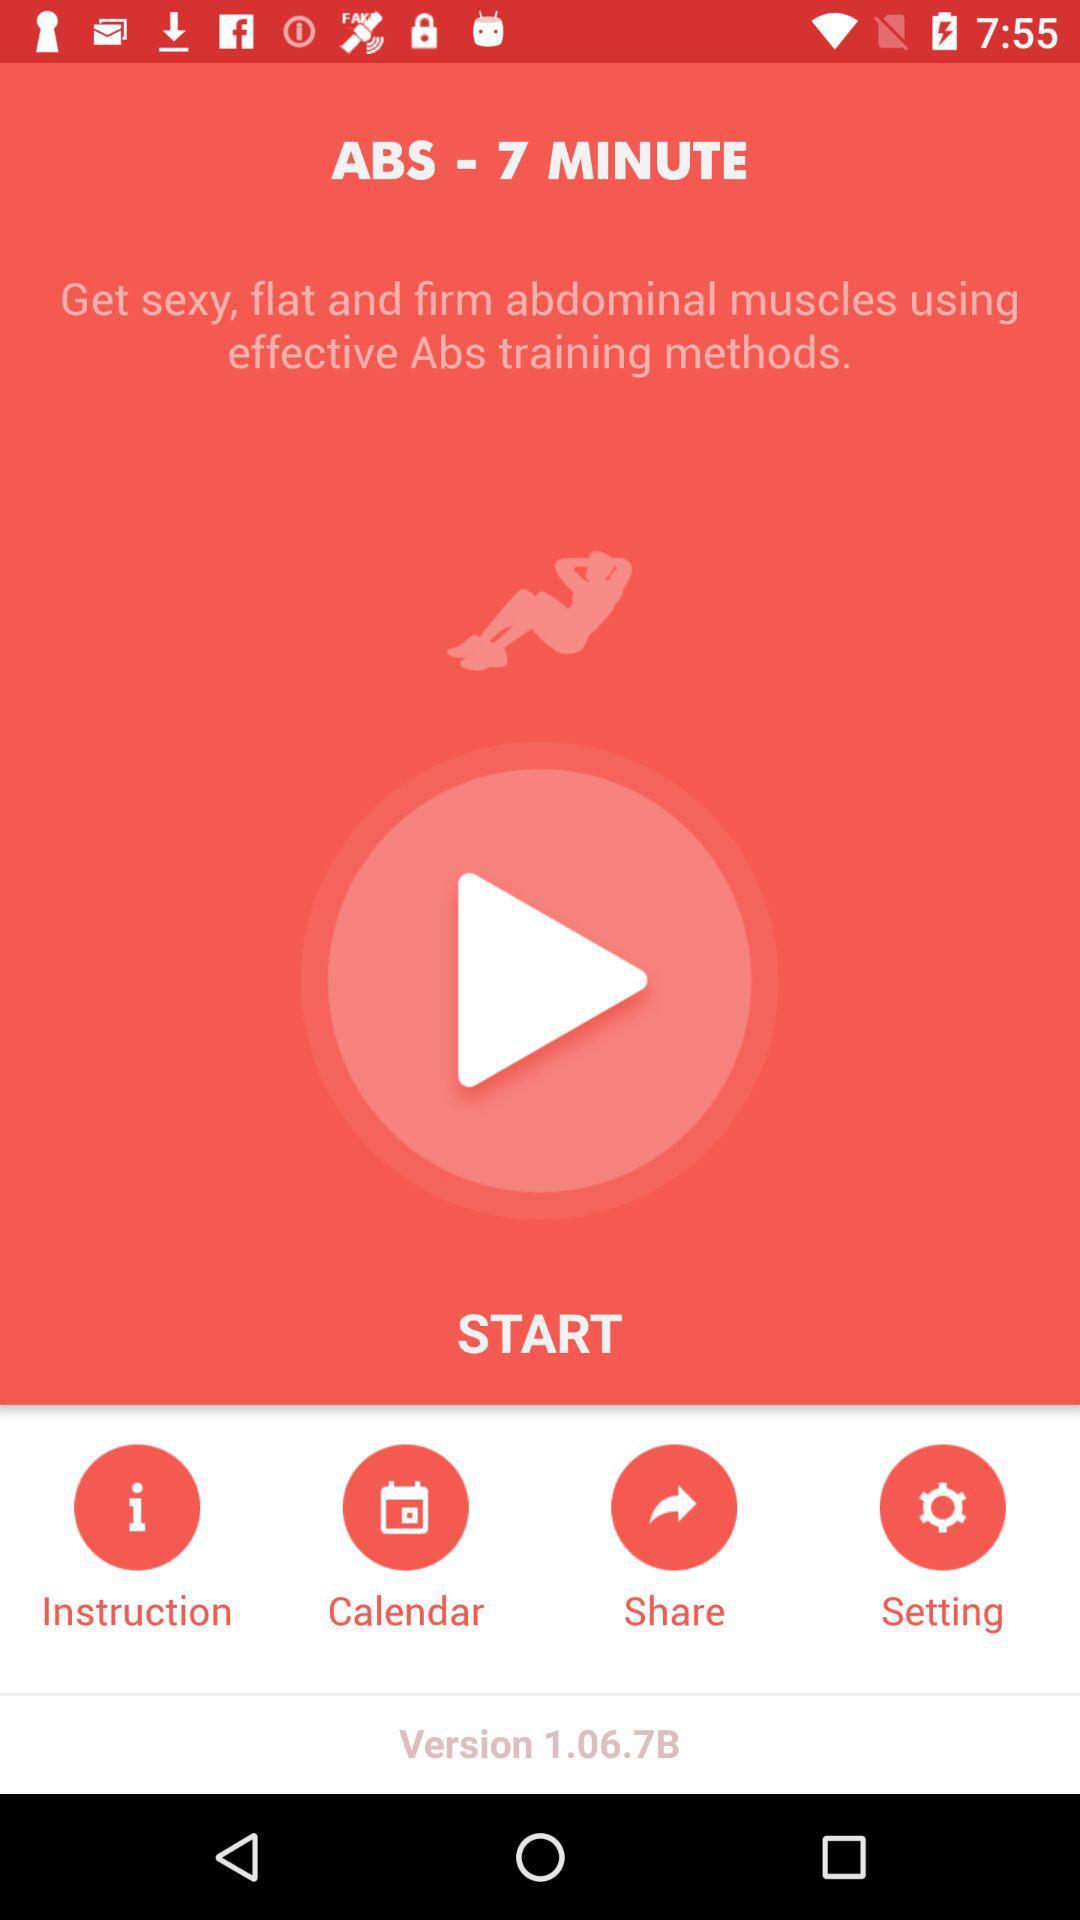 Image resolution: width=1080 pixels, height=1920 pixels. Describe the element at coordinates (674, 1539) in the screenshot. I see `icon next to the setting icon` at that location.